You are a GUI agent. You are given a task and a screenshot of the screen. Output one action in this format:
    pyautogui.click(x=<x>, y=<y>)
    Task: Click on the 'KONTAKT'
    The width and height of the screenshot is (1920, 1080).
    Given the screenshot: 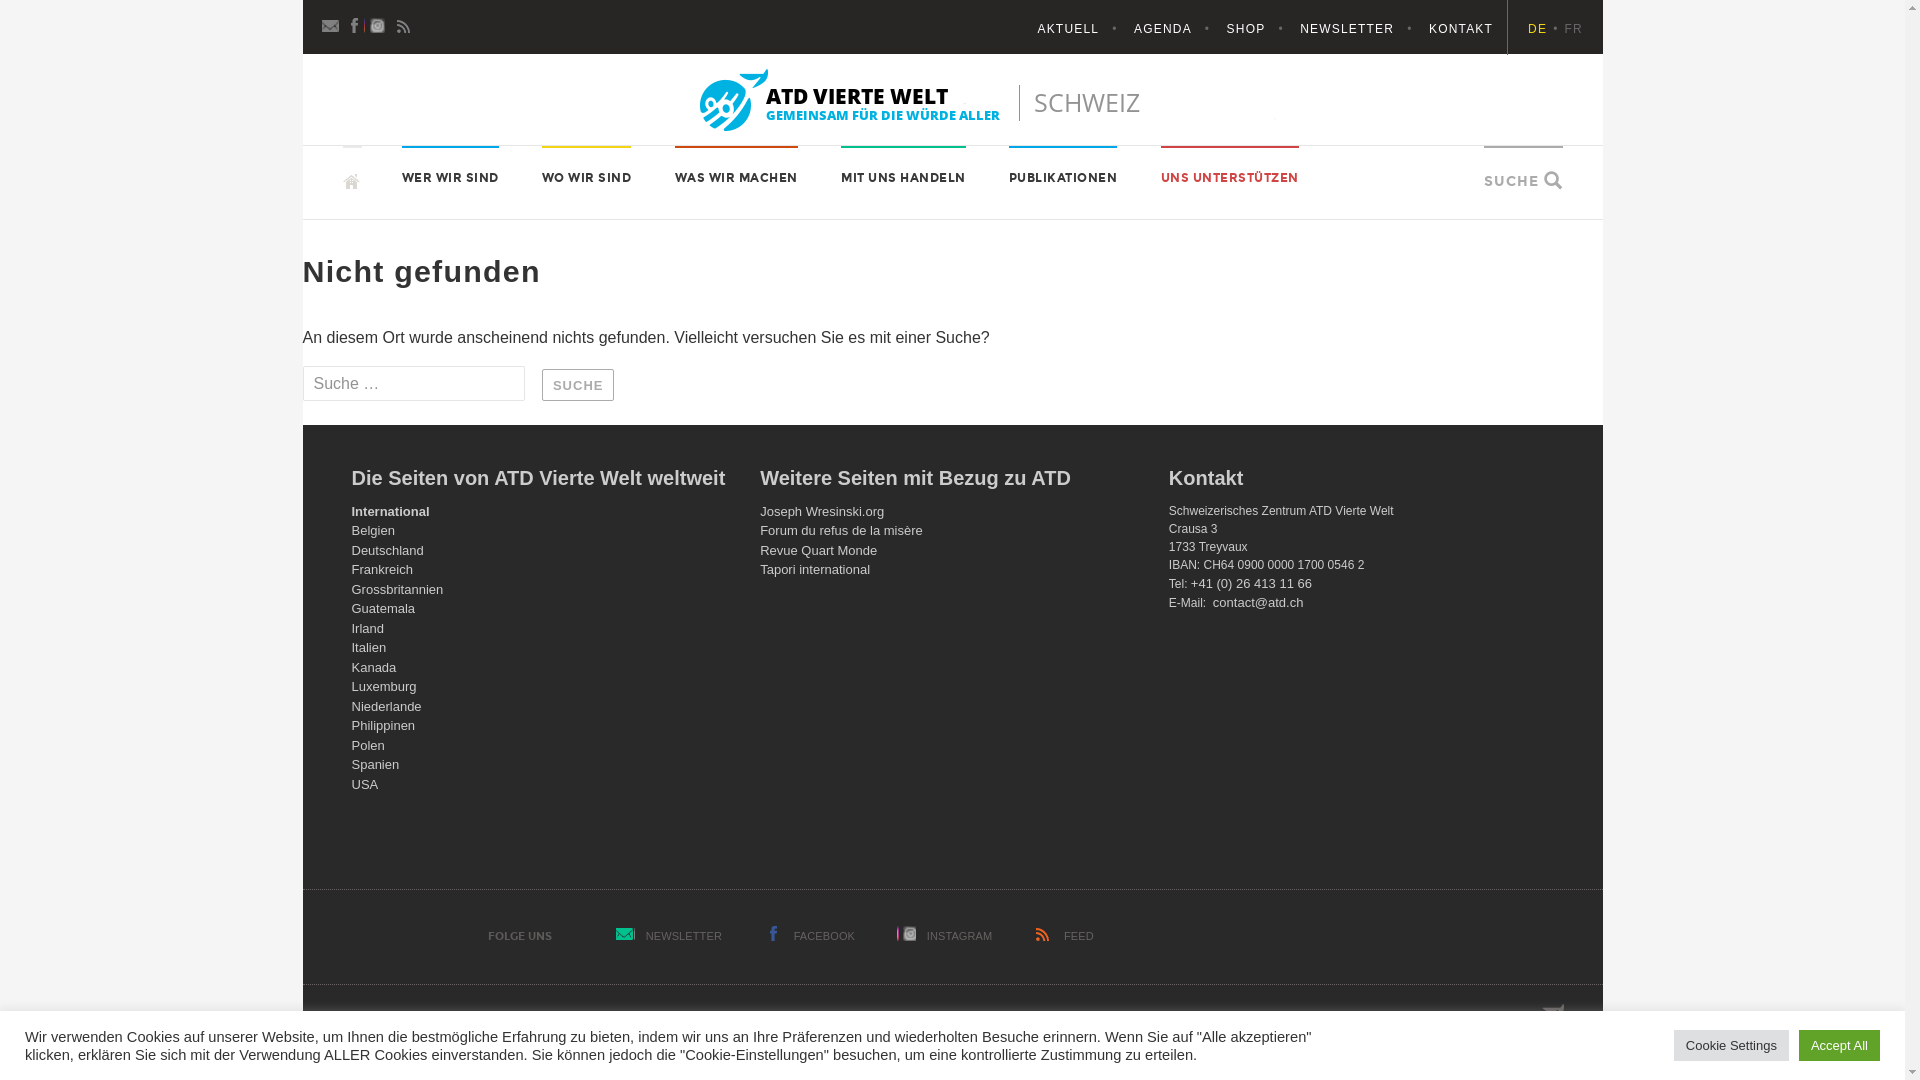 What is the action you would take?
    pyautogui.click(x=1460, y=29)
    